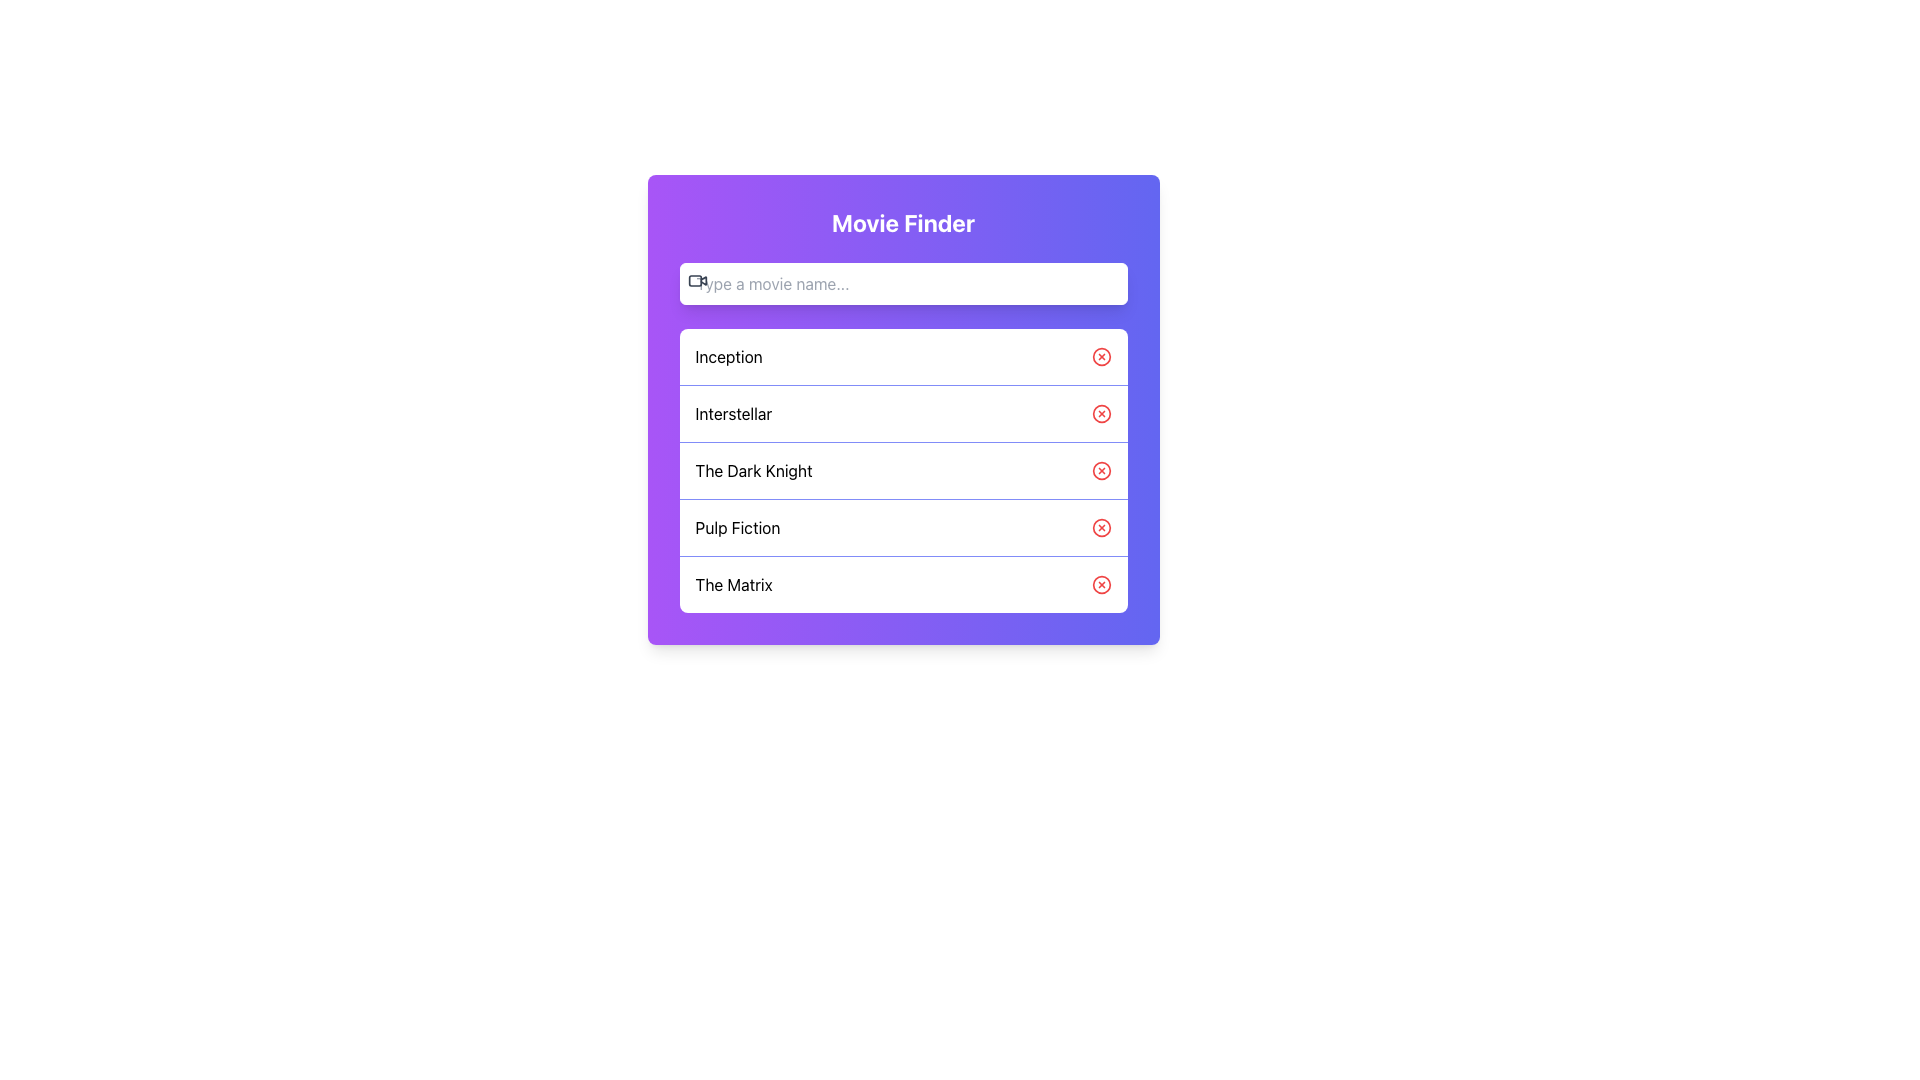 Image resolution: width=1920 pixels, height=1080 pixels. I want to click on the first list item representing a selectable movie in the vertical list, so click(902, 356).